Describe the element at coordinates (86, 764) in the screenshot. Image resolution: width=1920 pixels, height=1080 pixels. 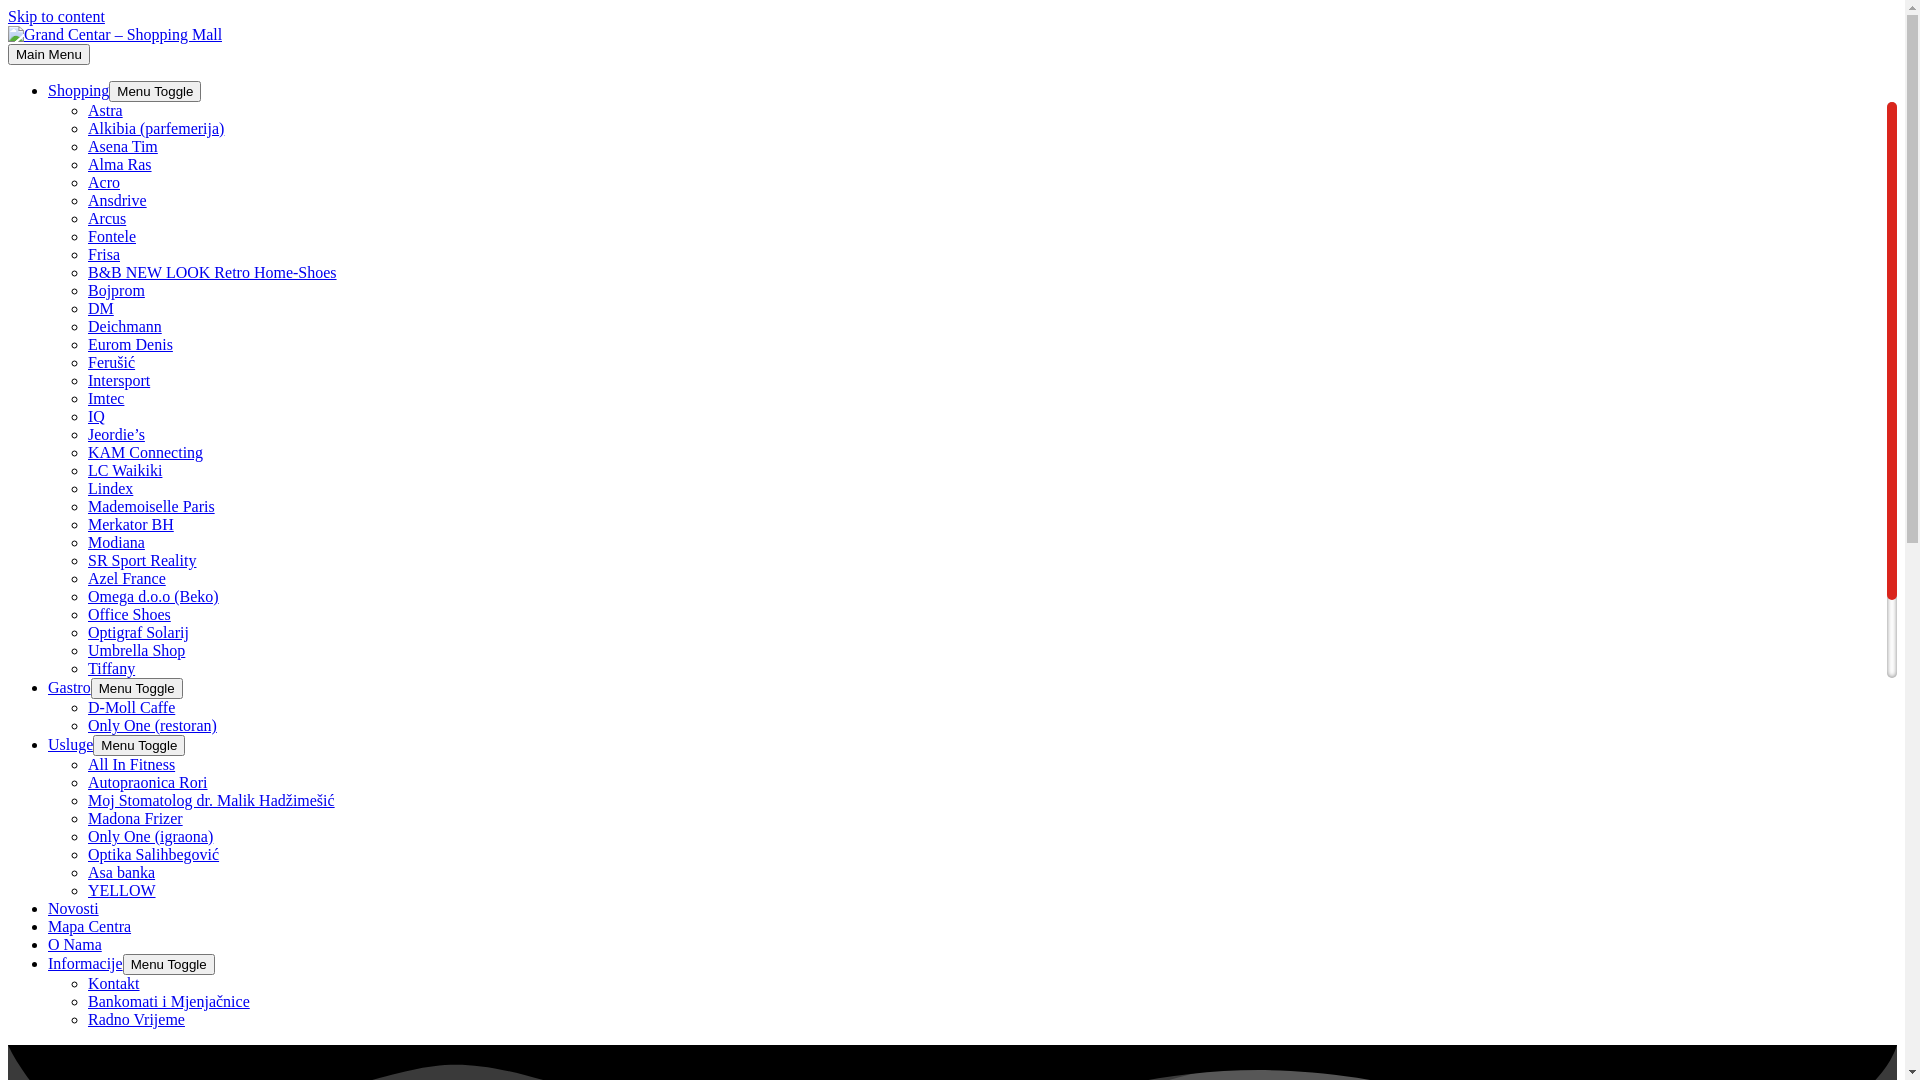
I see `'All In Fitness'` at that location.